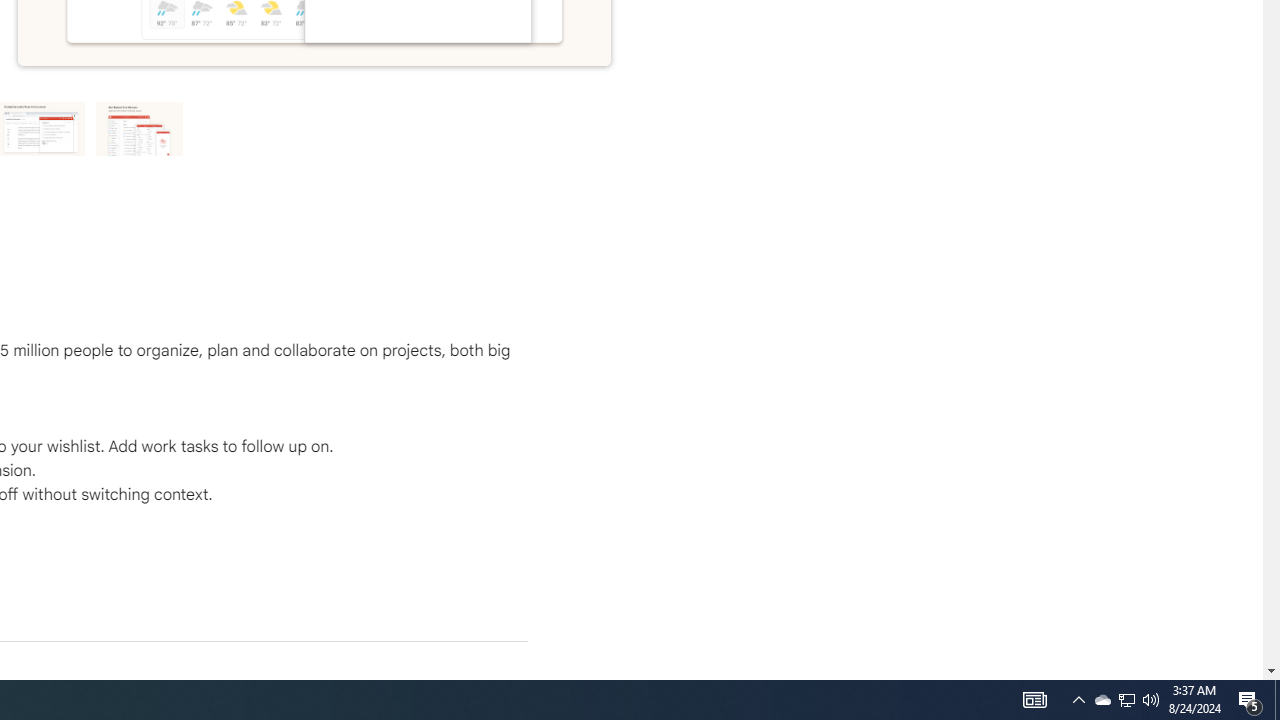 Image resolution: width=1280 pixels, height=720 pixels. What do you see at coordinates (139, 128) in the screenshot?
I see `'Preview slide 4'` at bounding box center [139, 128].